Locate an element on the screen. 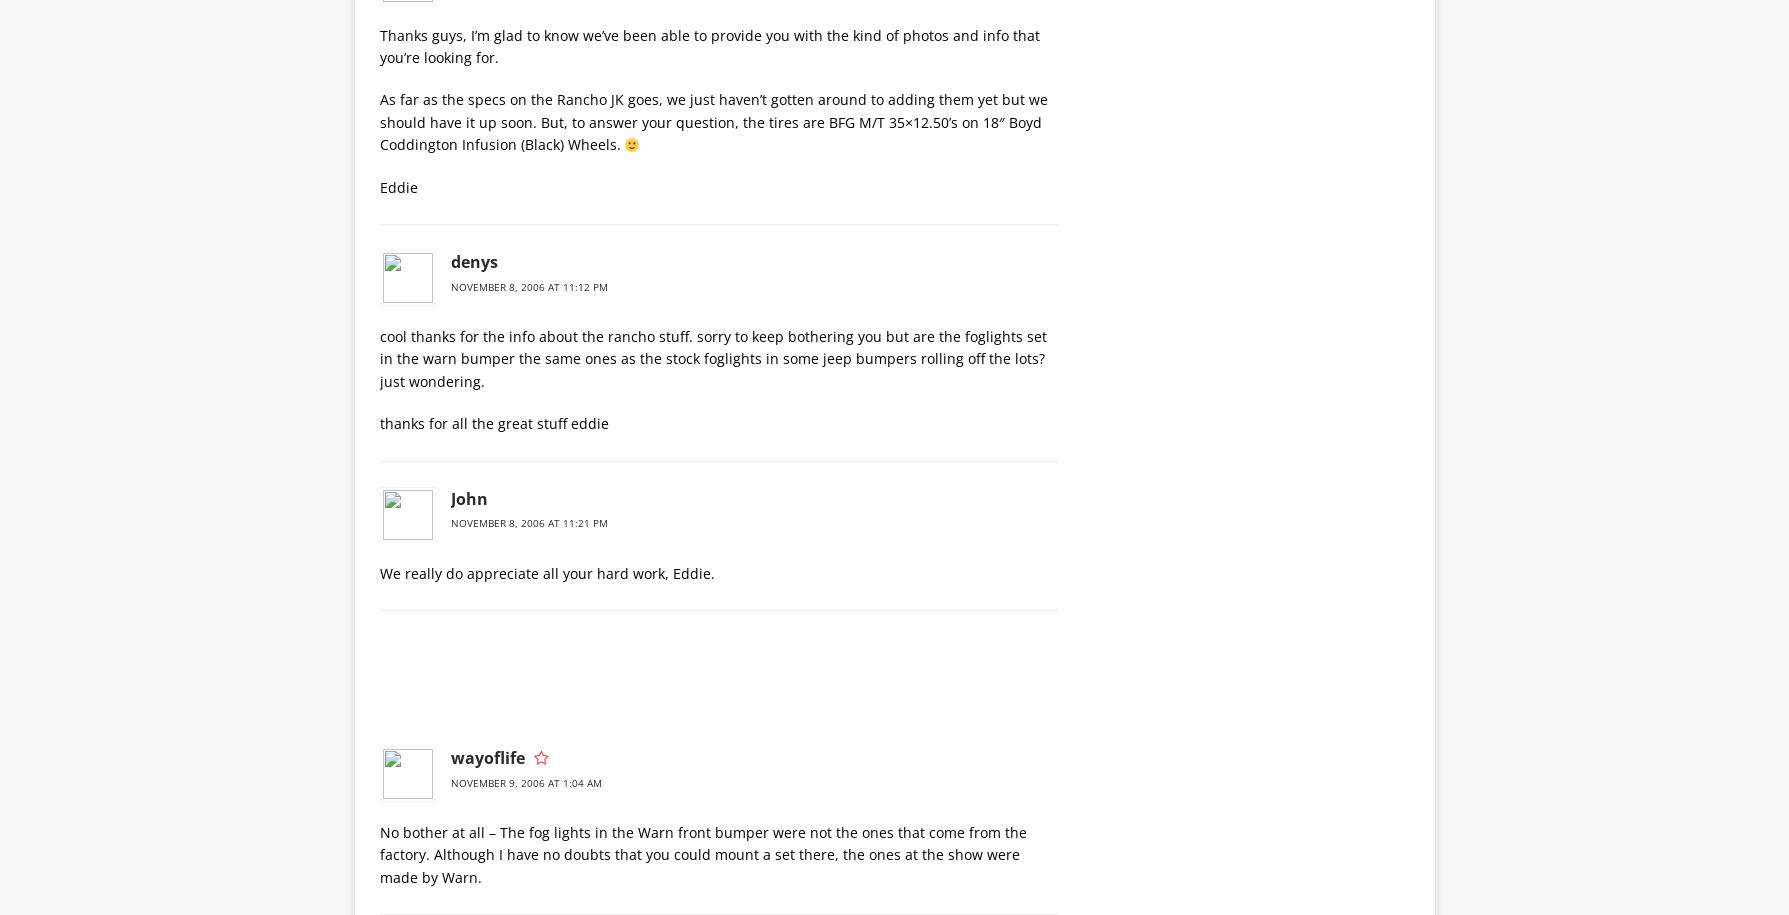 The image size is (1789, 915). 'wayoflife' is located at coordinates (485, 756).